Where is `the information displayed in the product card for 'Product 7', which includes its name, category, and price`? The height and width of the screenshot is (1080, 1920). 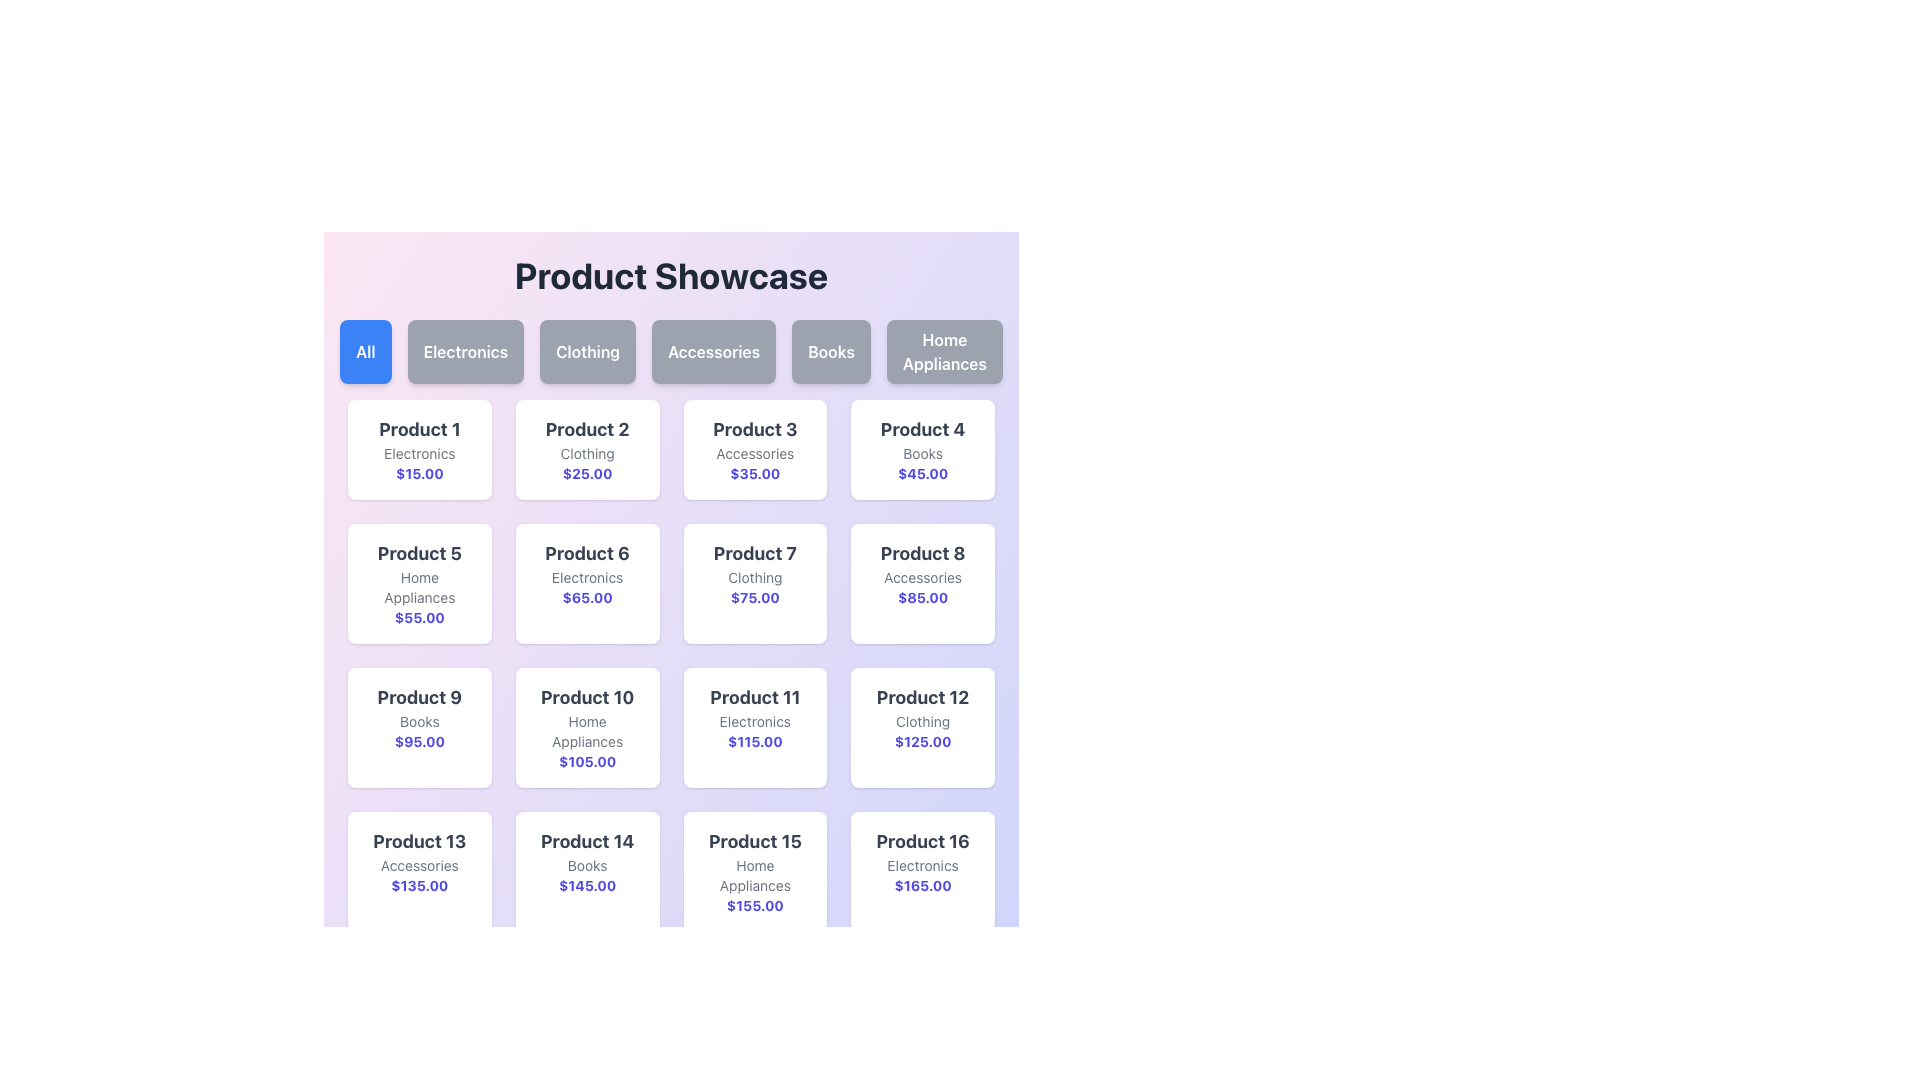 the information displayed in the product card for 'Product 7', which includes its name, category, and price is located at coordinates (754, 583).